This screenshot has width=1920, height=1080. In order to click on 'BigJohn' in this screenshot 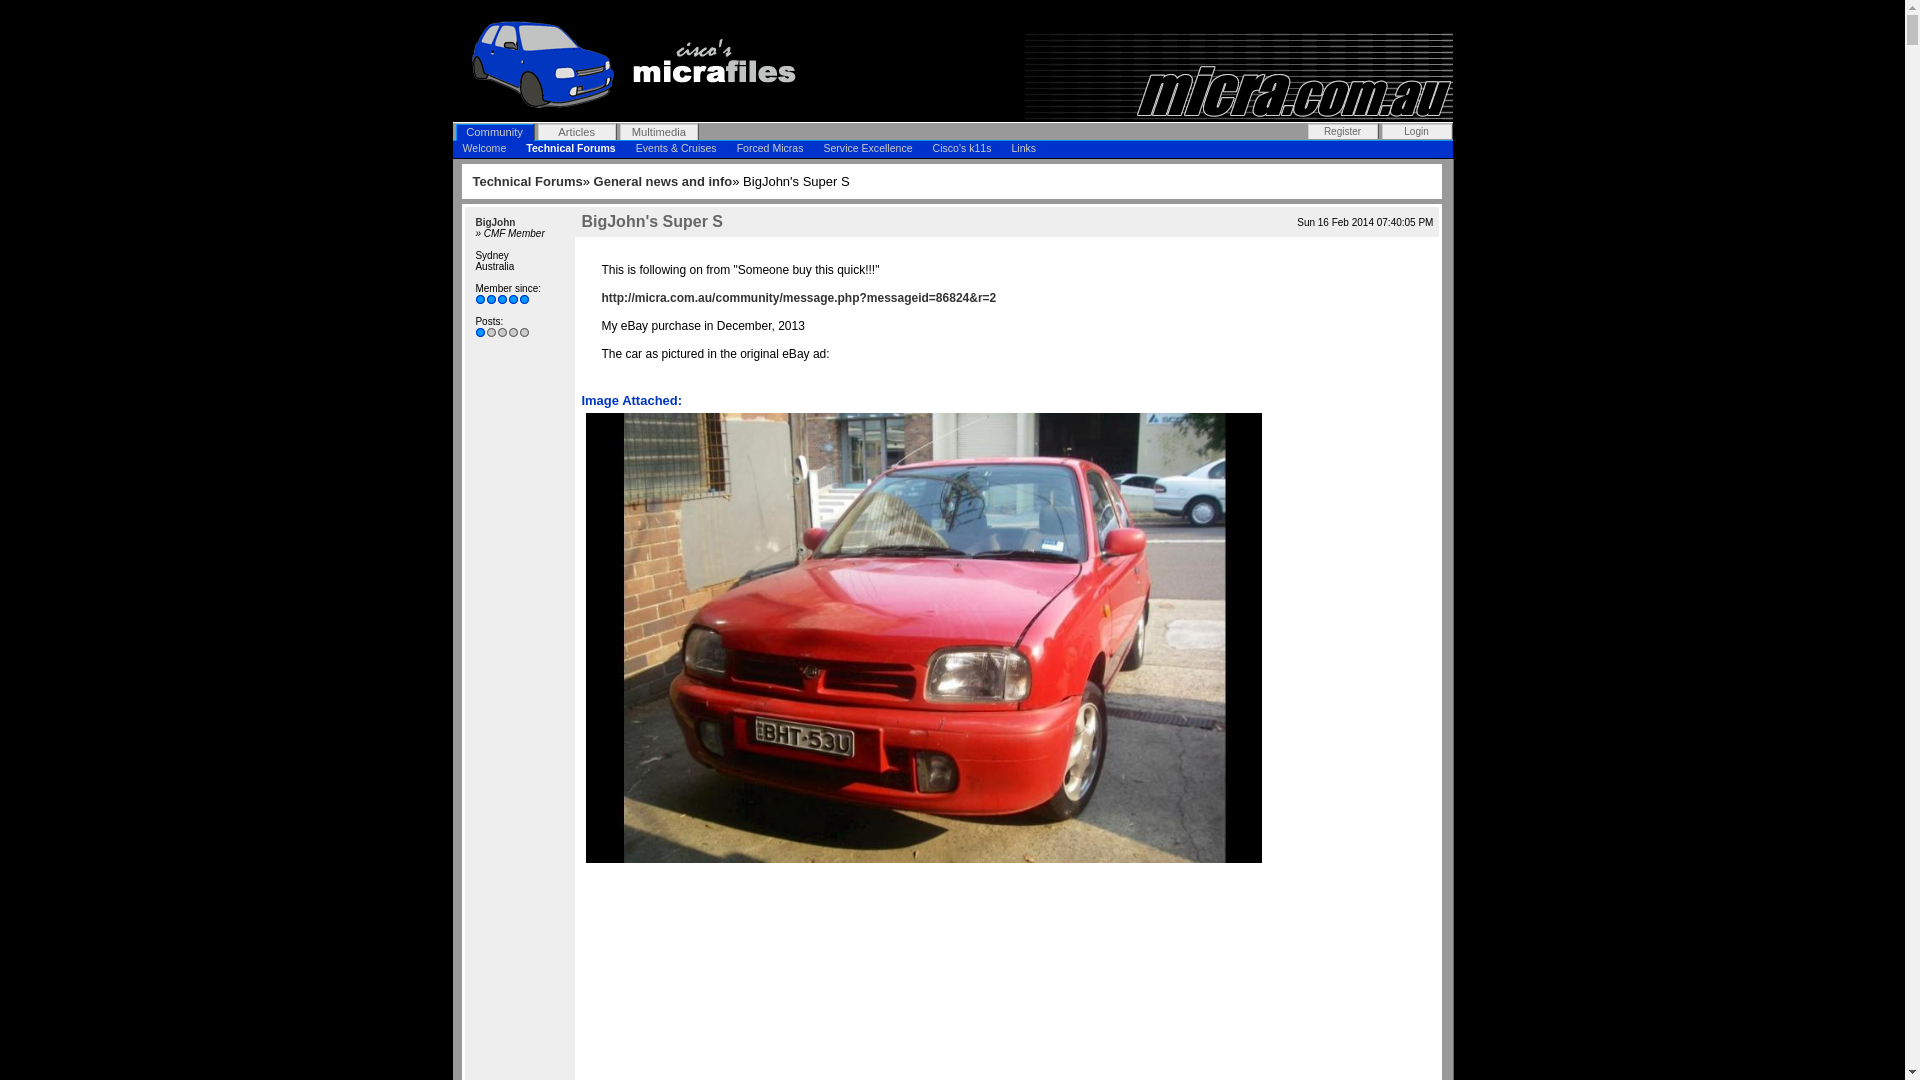, I will do `click(494, 222)`.